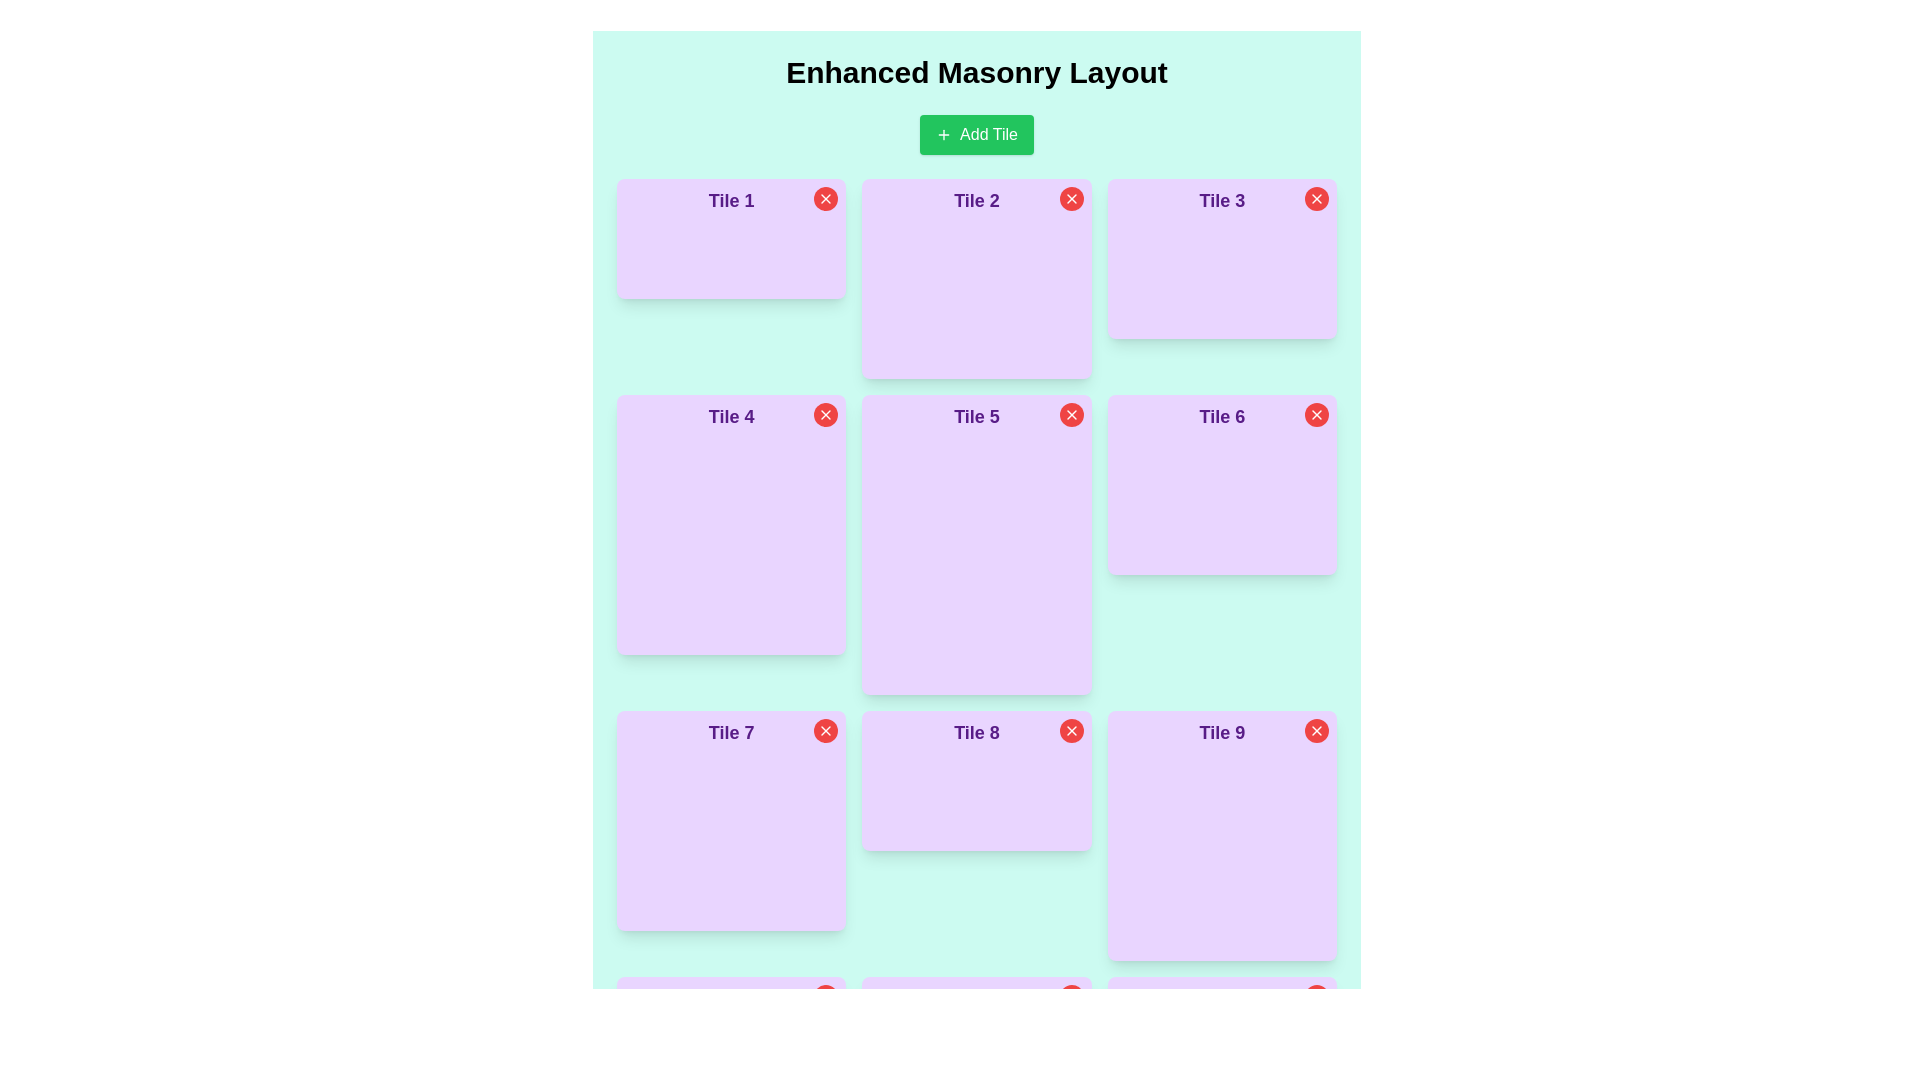 Image resolution: width=1920 pixels, height=1080 pixels. Describe the element at coordinates (826, 199) in the screenshot. I see `the 'X' icon button with a red circular background located in the top-right corner of 'Tile 1'` at that location.